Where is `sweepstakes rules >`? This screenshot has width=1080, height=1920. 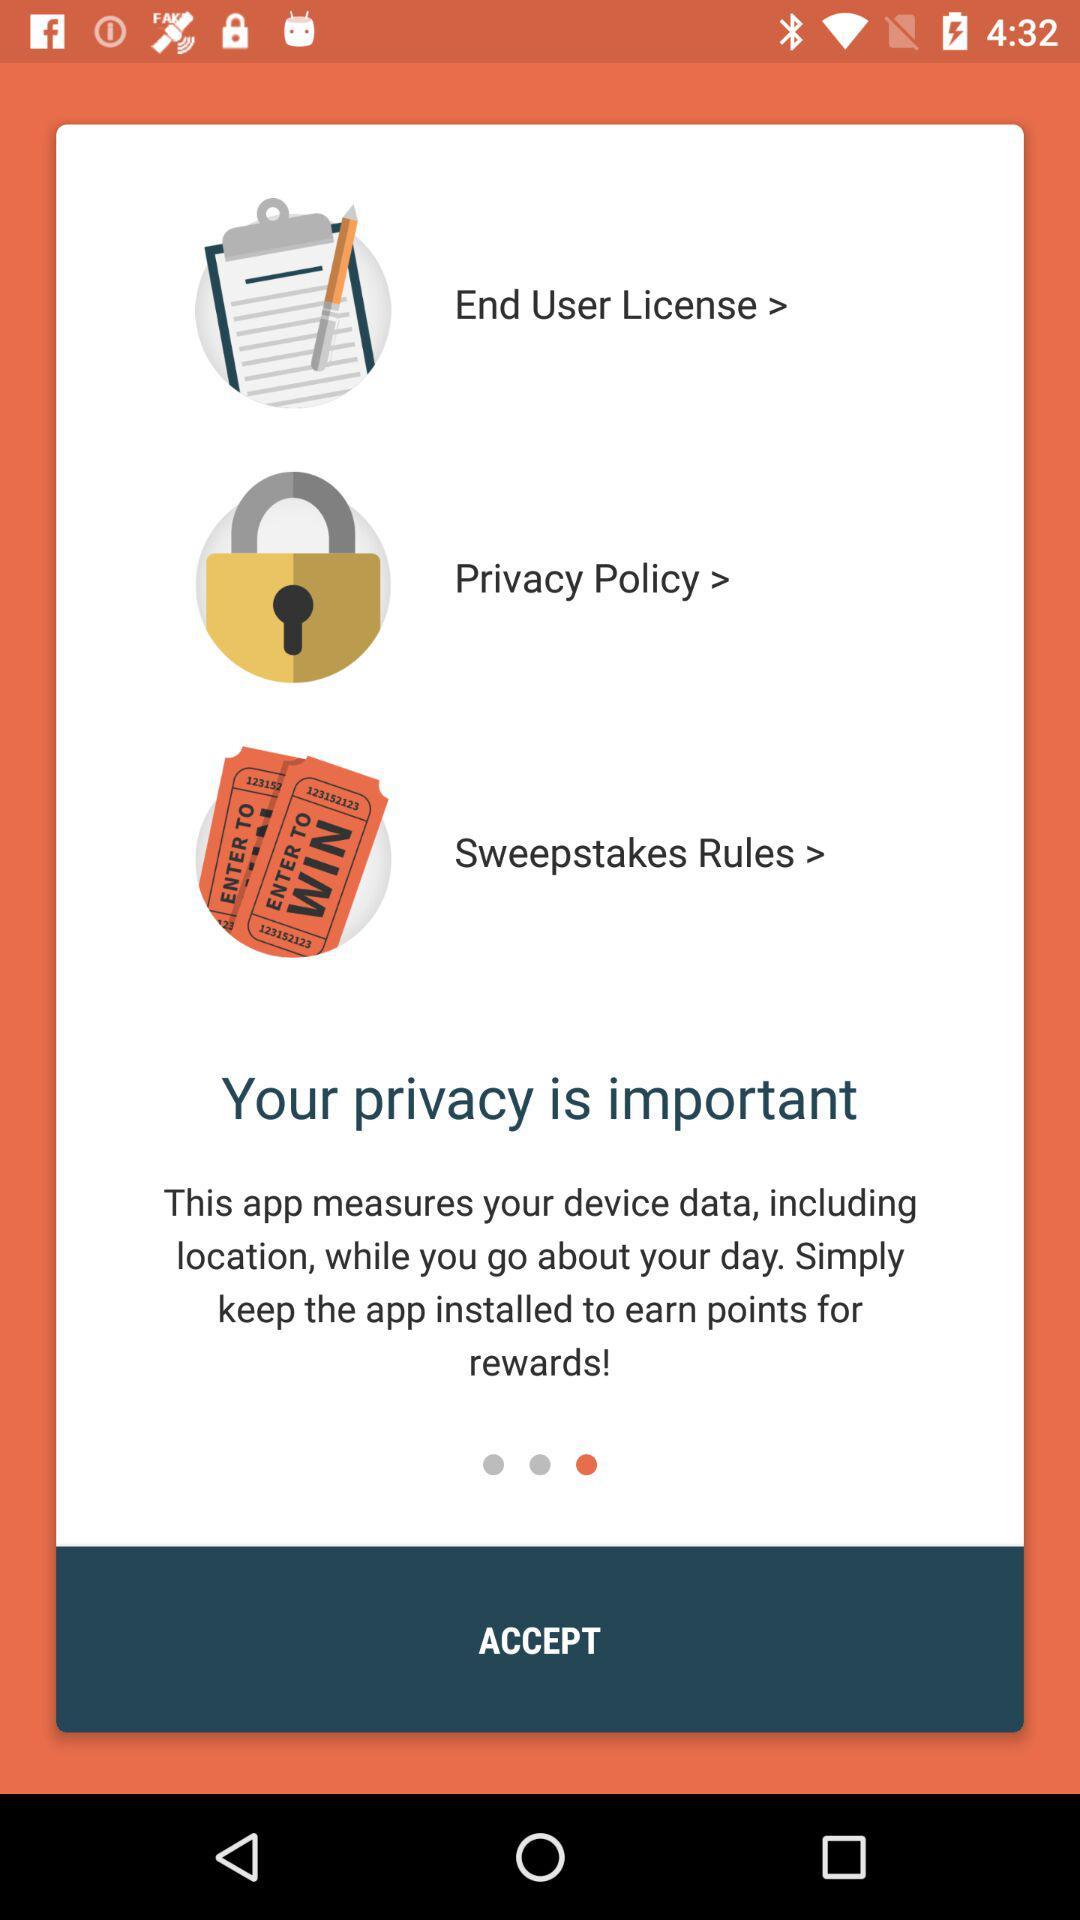
sweepstakes rules > is located at coordinates (677, 851).